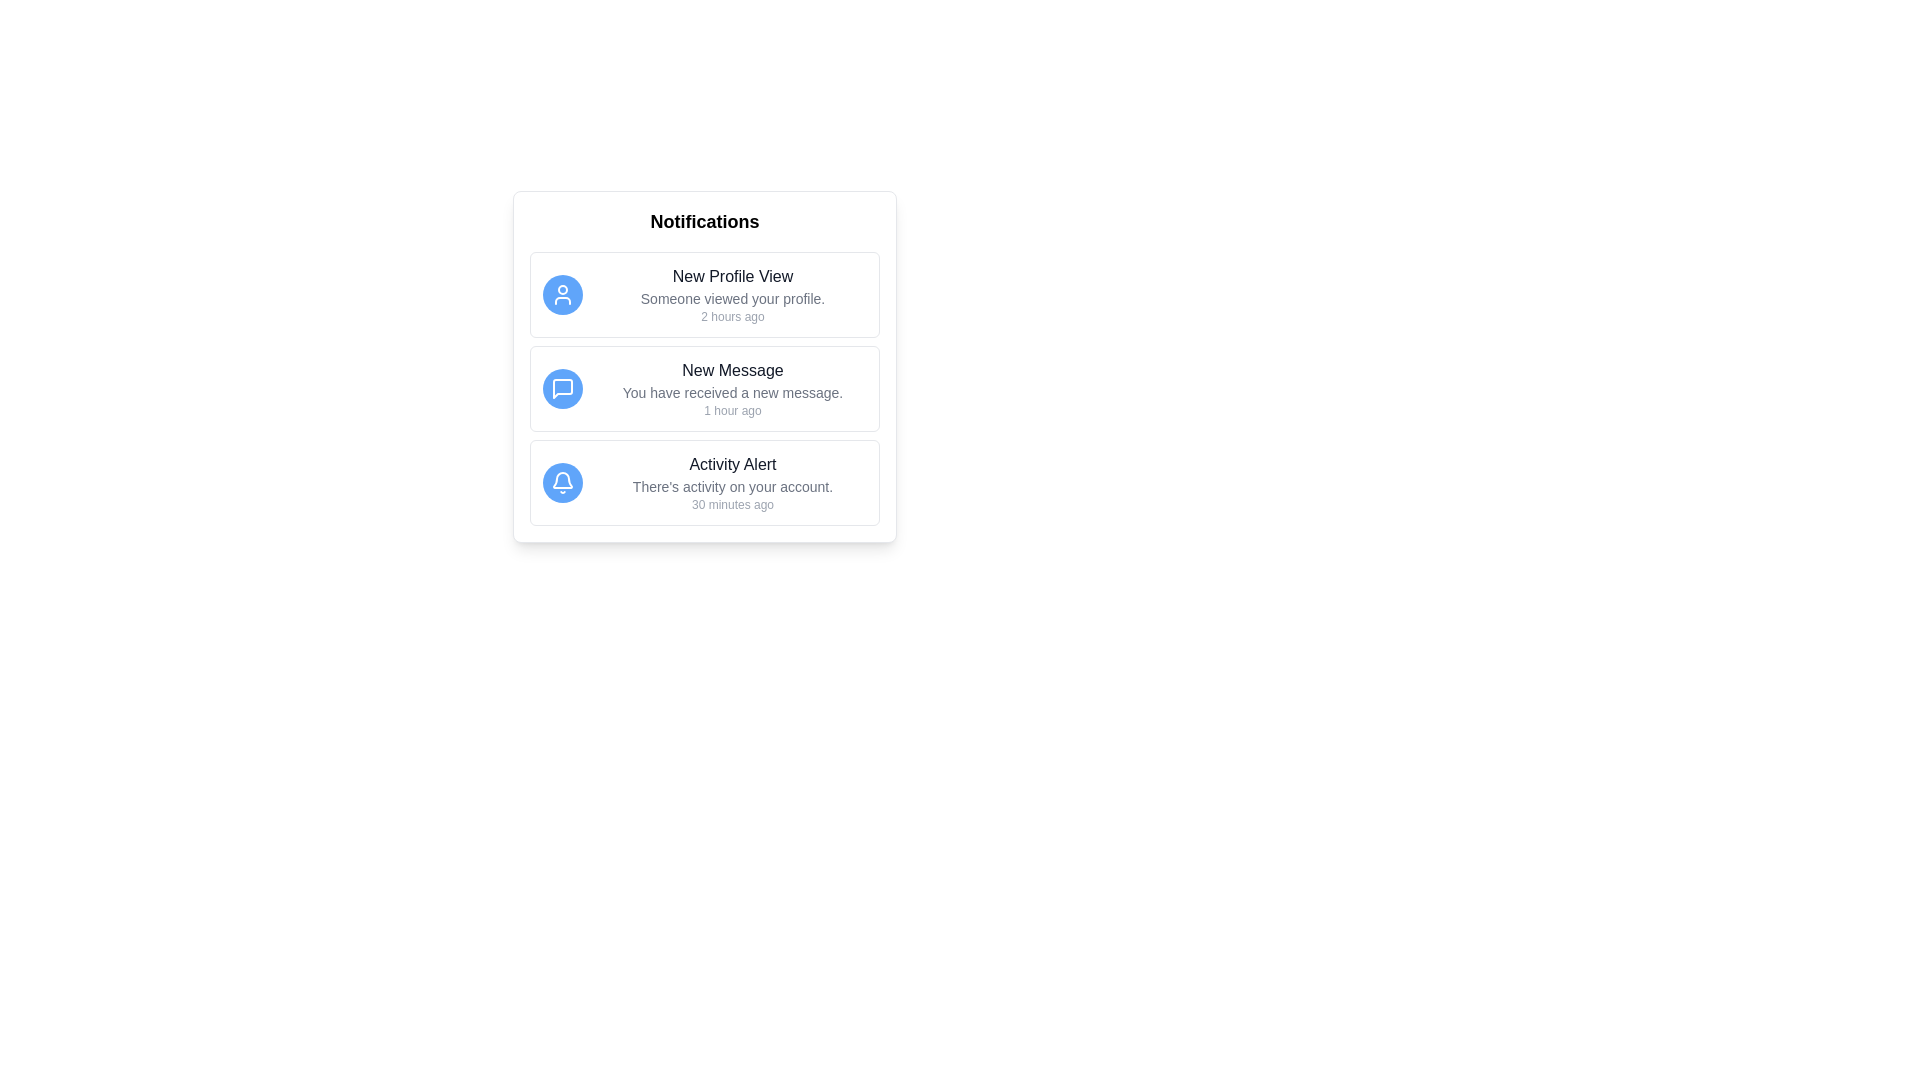 The image size is (1920, 1080). I want to click on the text element that reads "There's activity on your account." located in the "Activity Alert" block, positioned beneath the heading "Activity Alert.", so click(732, 486).